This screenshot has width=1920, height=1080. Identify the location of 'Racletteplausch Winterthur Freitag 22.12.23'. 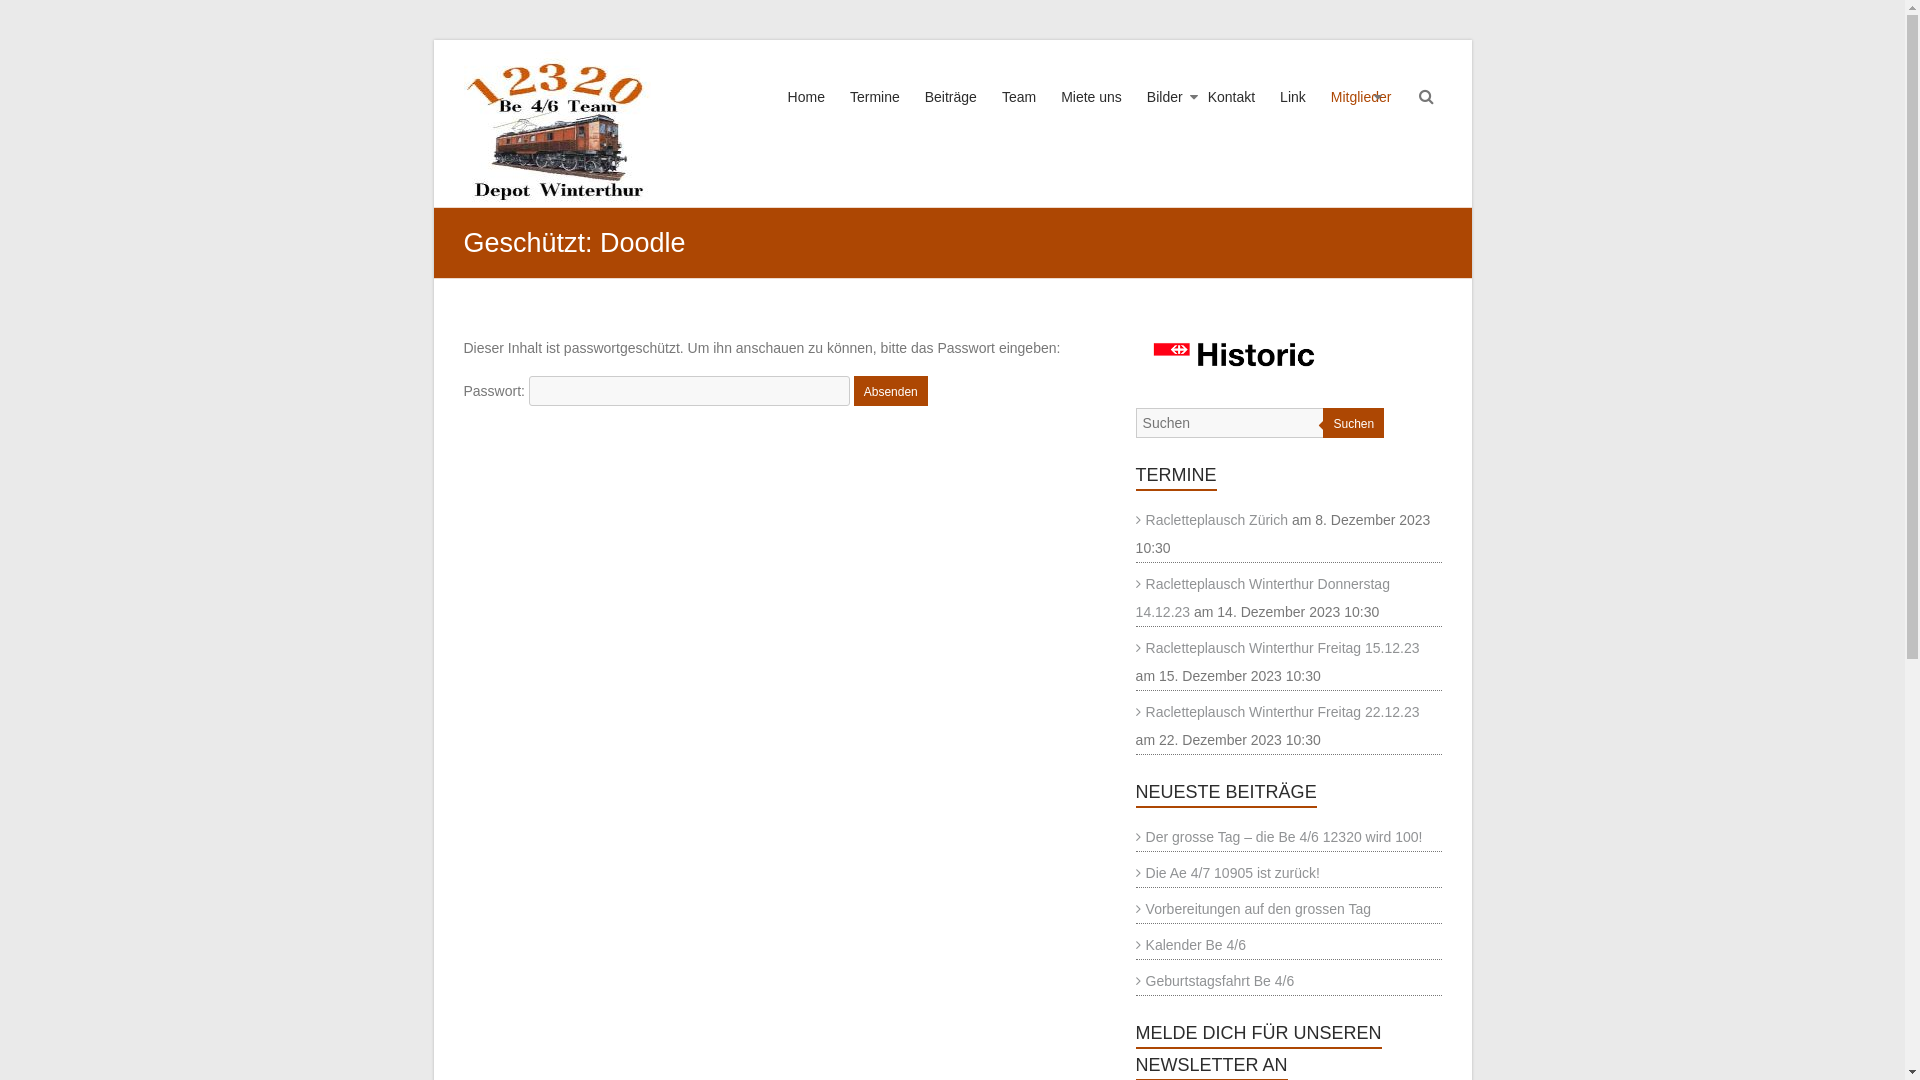
(1276, 711).